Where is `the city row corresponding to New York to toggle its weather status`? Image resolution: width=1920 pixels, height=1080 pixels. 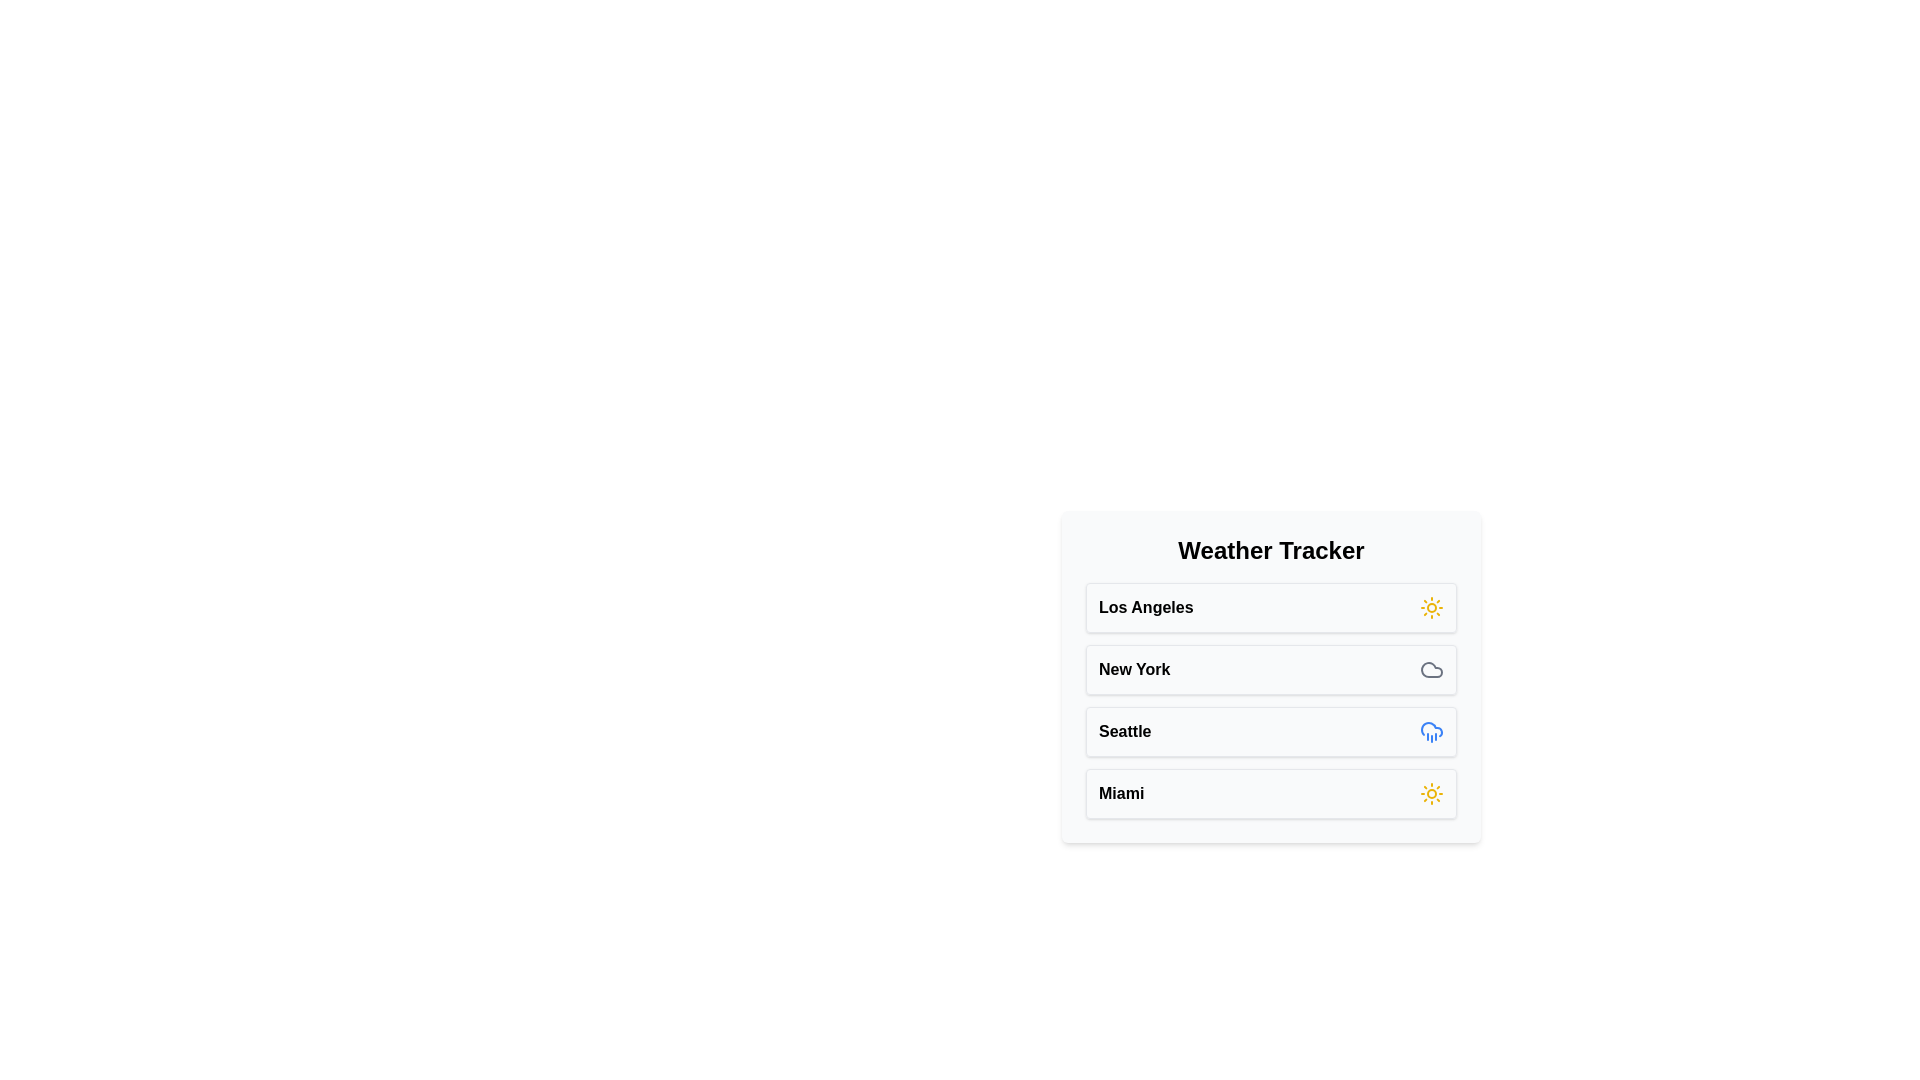 the city row corresponding to New York to toggle its weather status is located at coordinates (1270, 670).